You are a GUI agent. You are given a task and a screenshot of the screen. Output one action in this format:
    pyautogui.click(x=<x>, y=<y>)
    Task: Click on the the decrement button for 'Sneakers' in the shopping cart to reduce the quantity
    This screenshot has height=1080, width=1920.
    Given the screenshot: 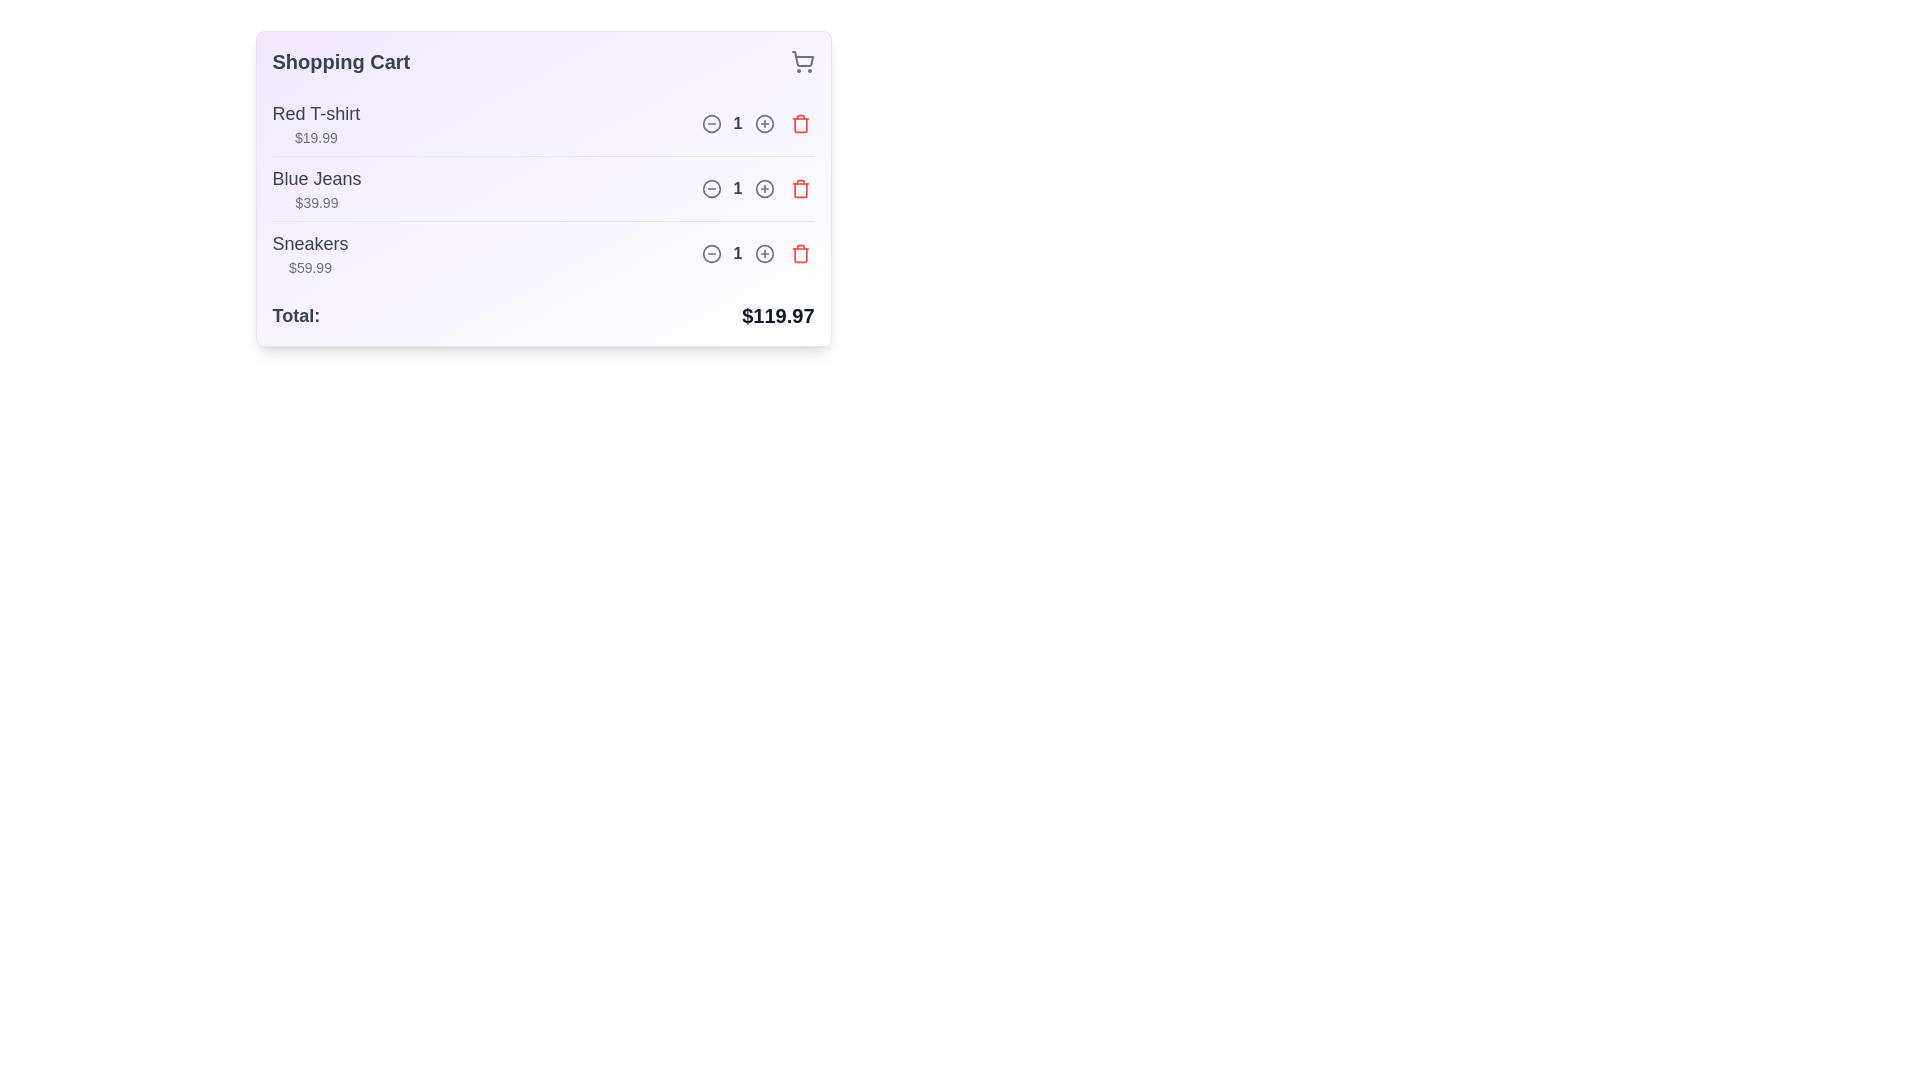 What is the action you would take?
    pyautogui.click(x=711, y=253)
    